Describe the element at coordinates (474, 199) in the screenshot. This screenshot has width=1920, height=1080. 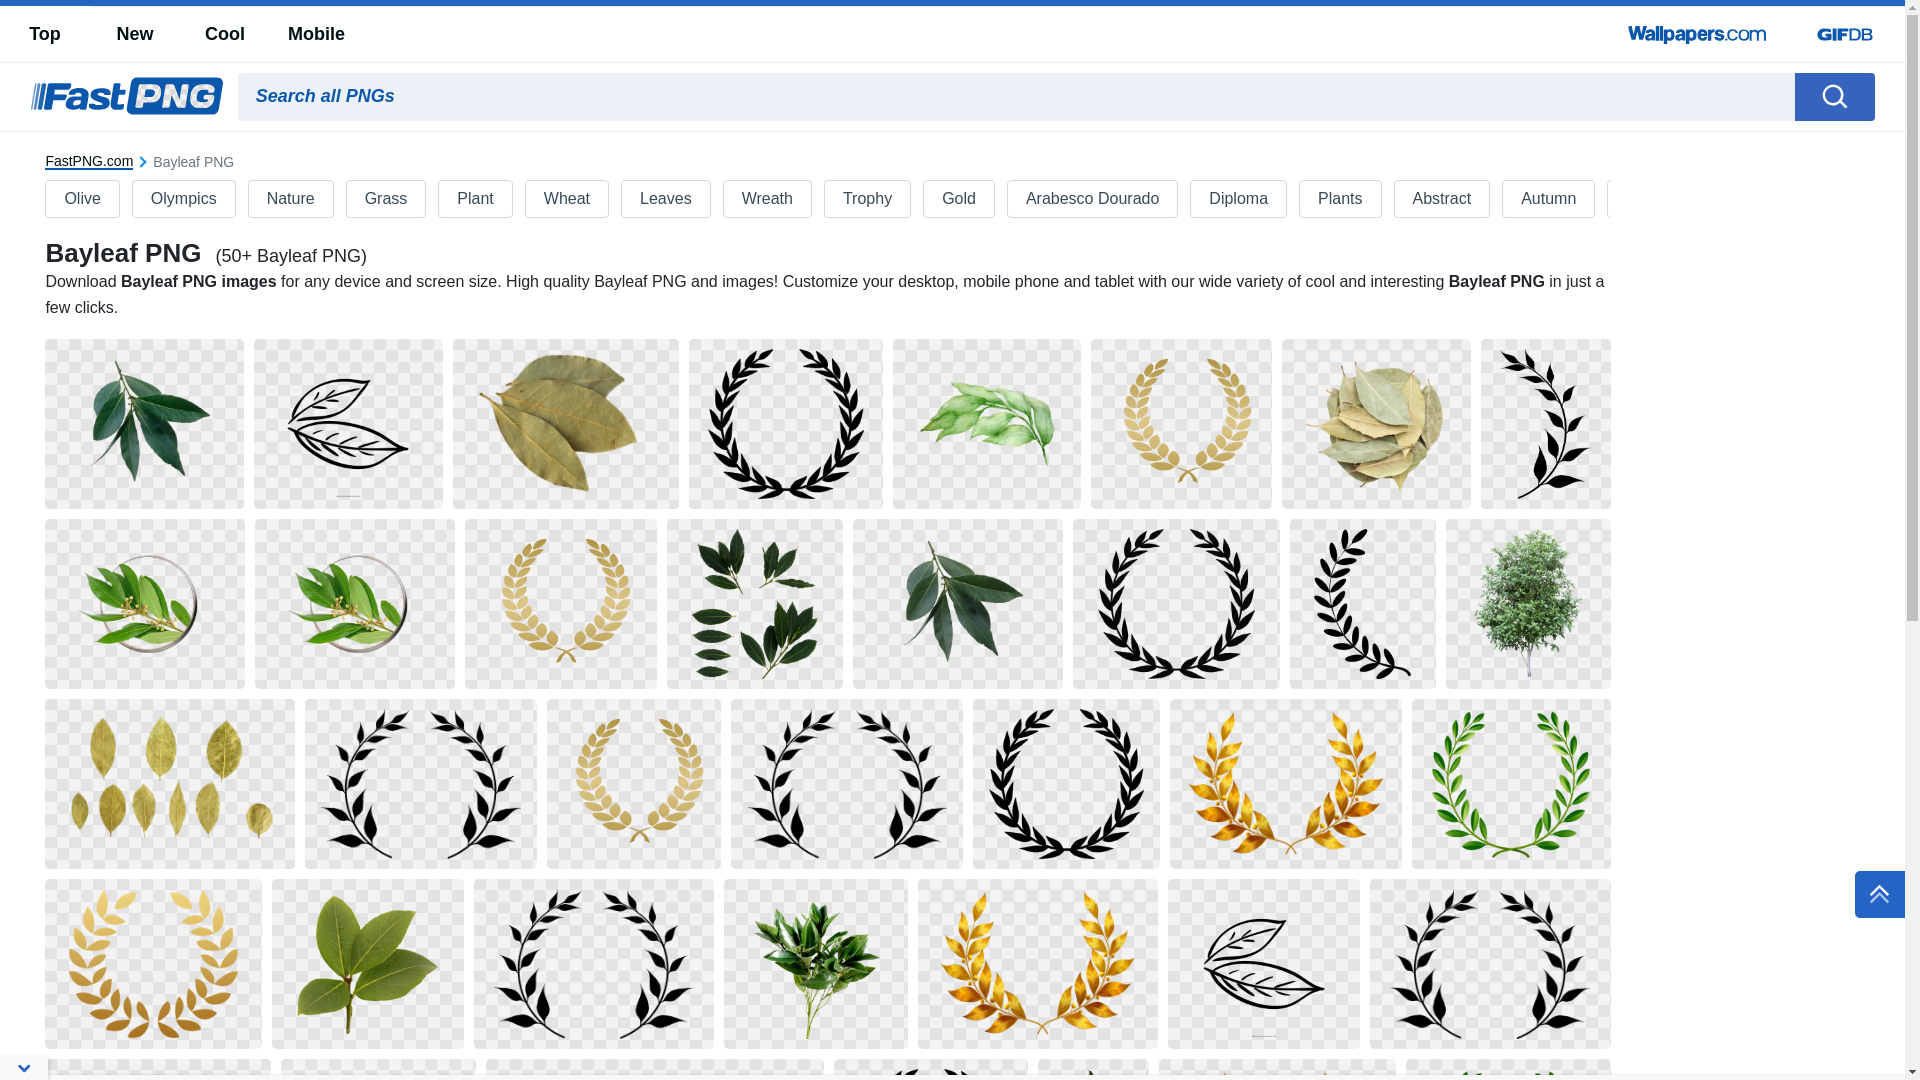
I see `'Plant'` at that location.